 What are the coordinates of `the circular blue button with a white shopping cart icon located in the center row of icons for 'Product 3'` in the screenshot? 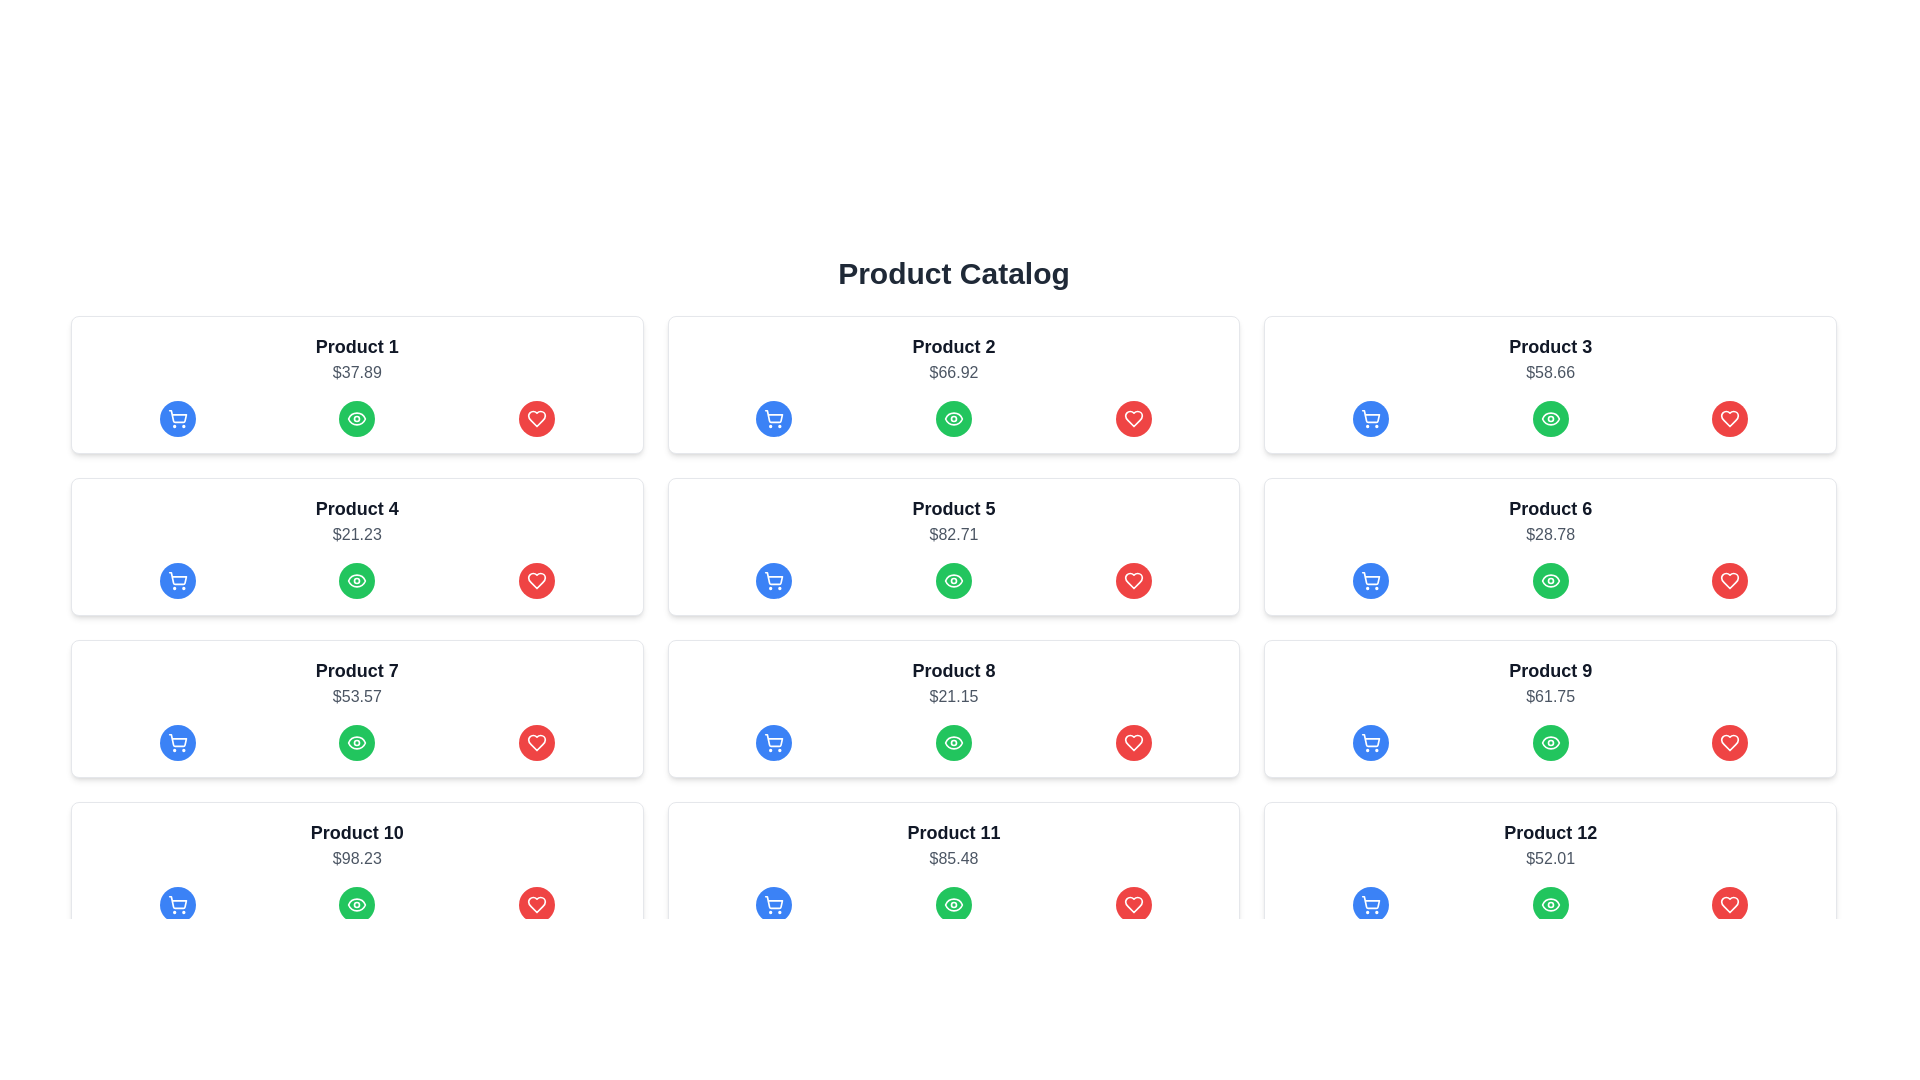 It's located at (1370, 418).